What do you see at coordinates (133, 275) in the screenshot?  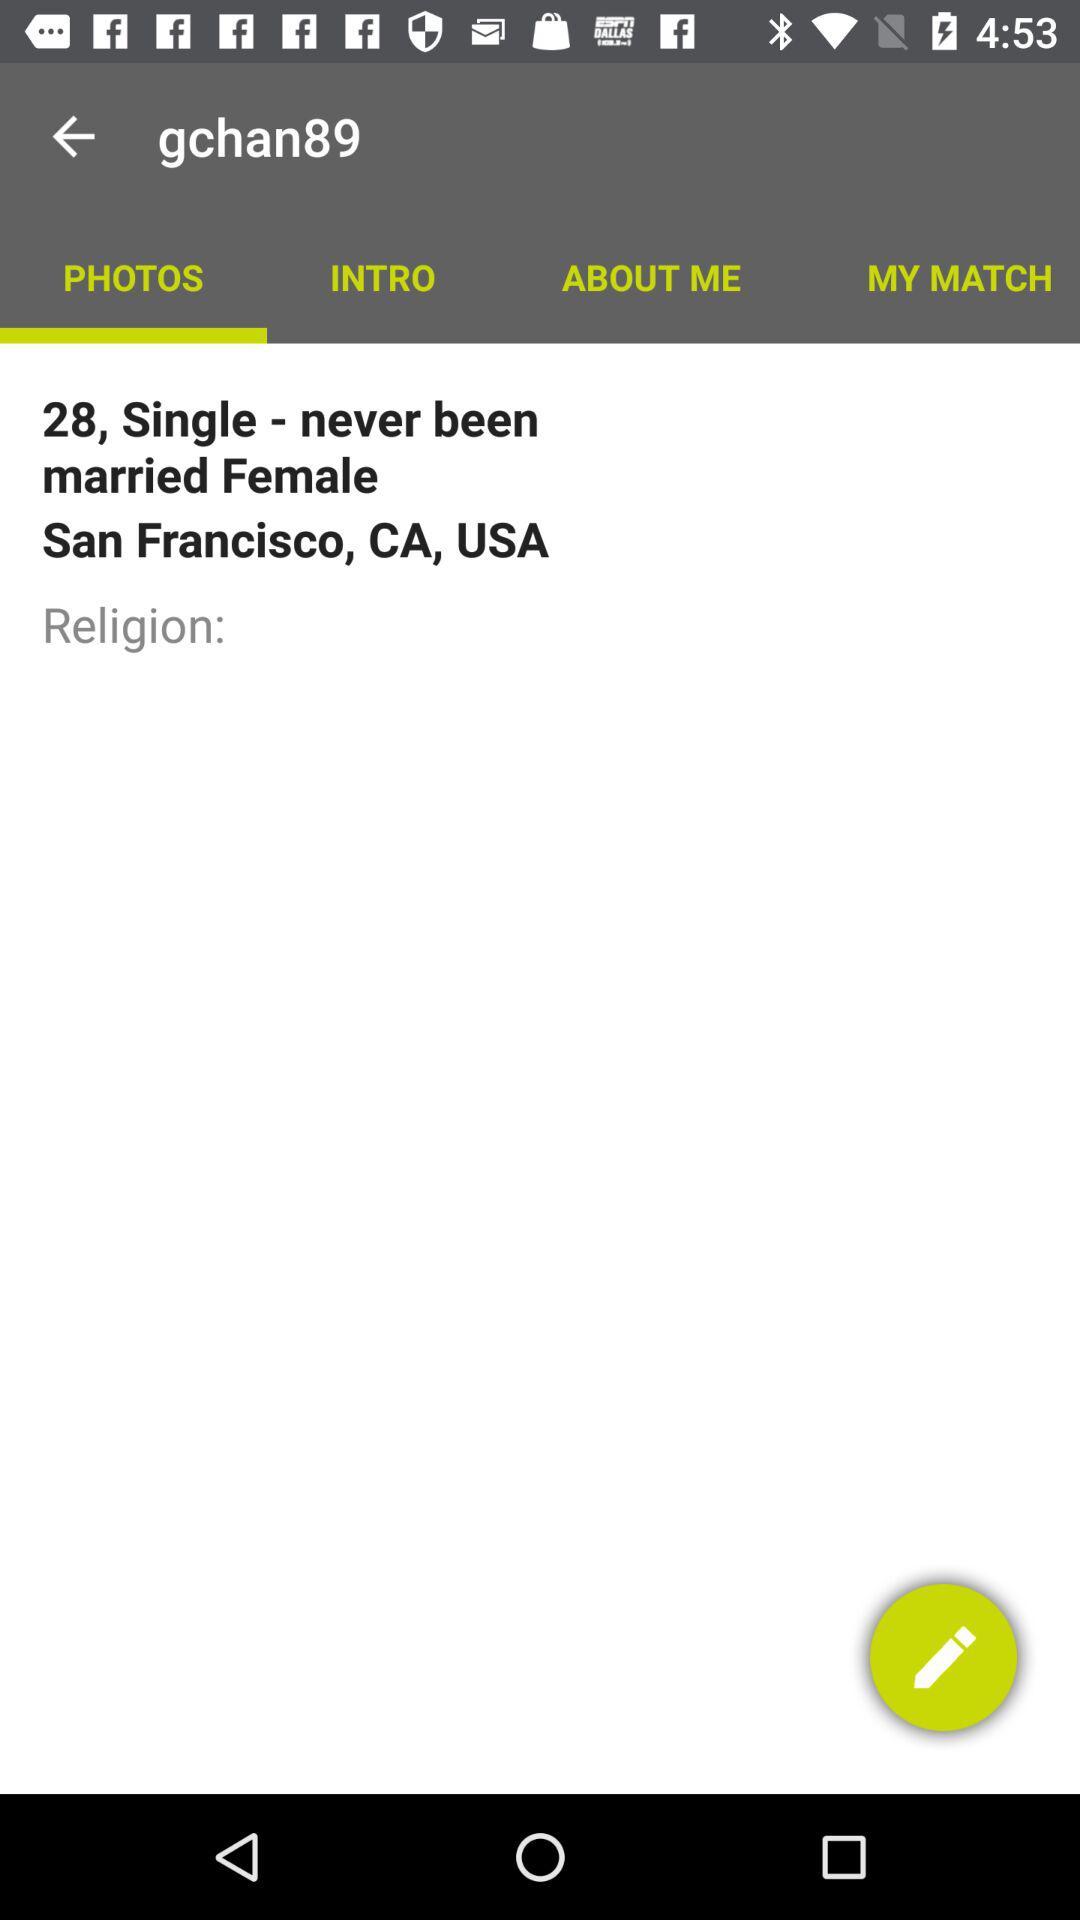 I see `the icon next to intro app` at bounding box center [133, 275].